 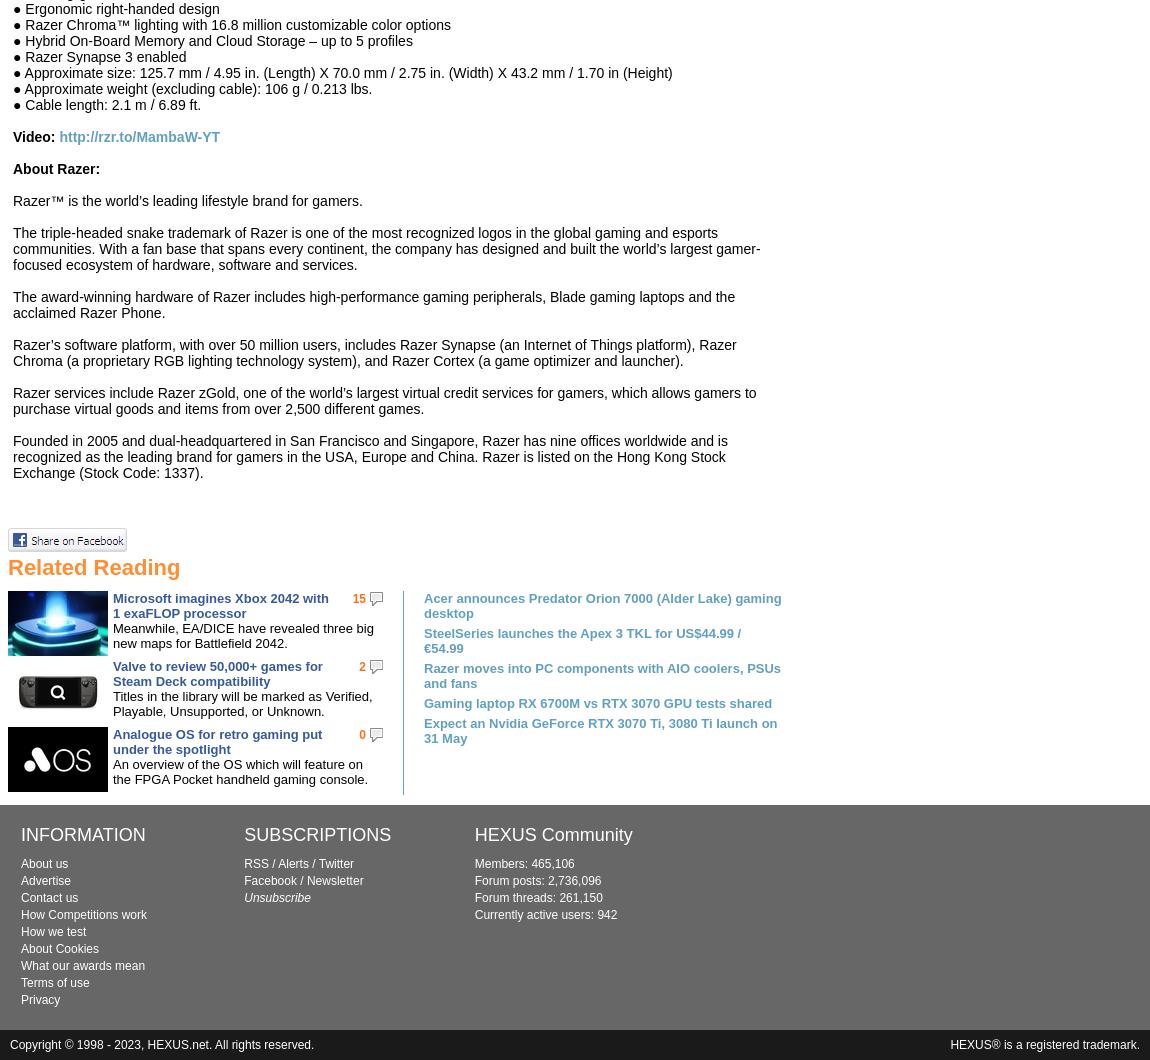 What do you see at coordinates (11, 352) in the screenshot?
I see `'Razer’s software platform, with over 50 million users, includes Razer Synapse (an Internet of Things platform), Razer Chroma (a proprietary RGB lighting technology system), and Razer Cortex (a game optimizer and launcher).'` at bounding box center [11, 352].